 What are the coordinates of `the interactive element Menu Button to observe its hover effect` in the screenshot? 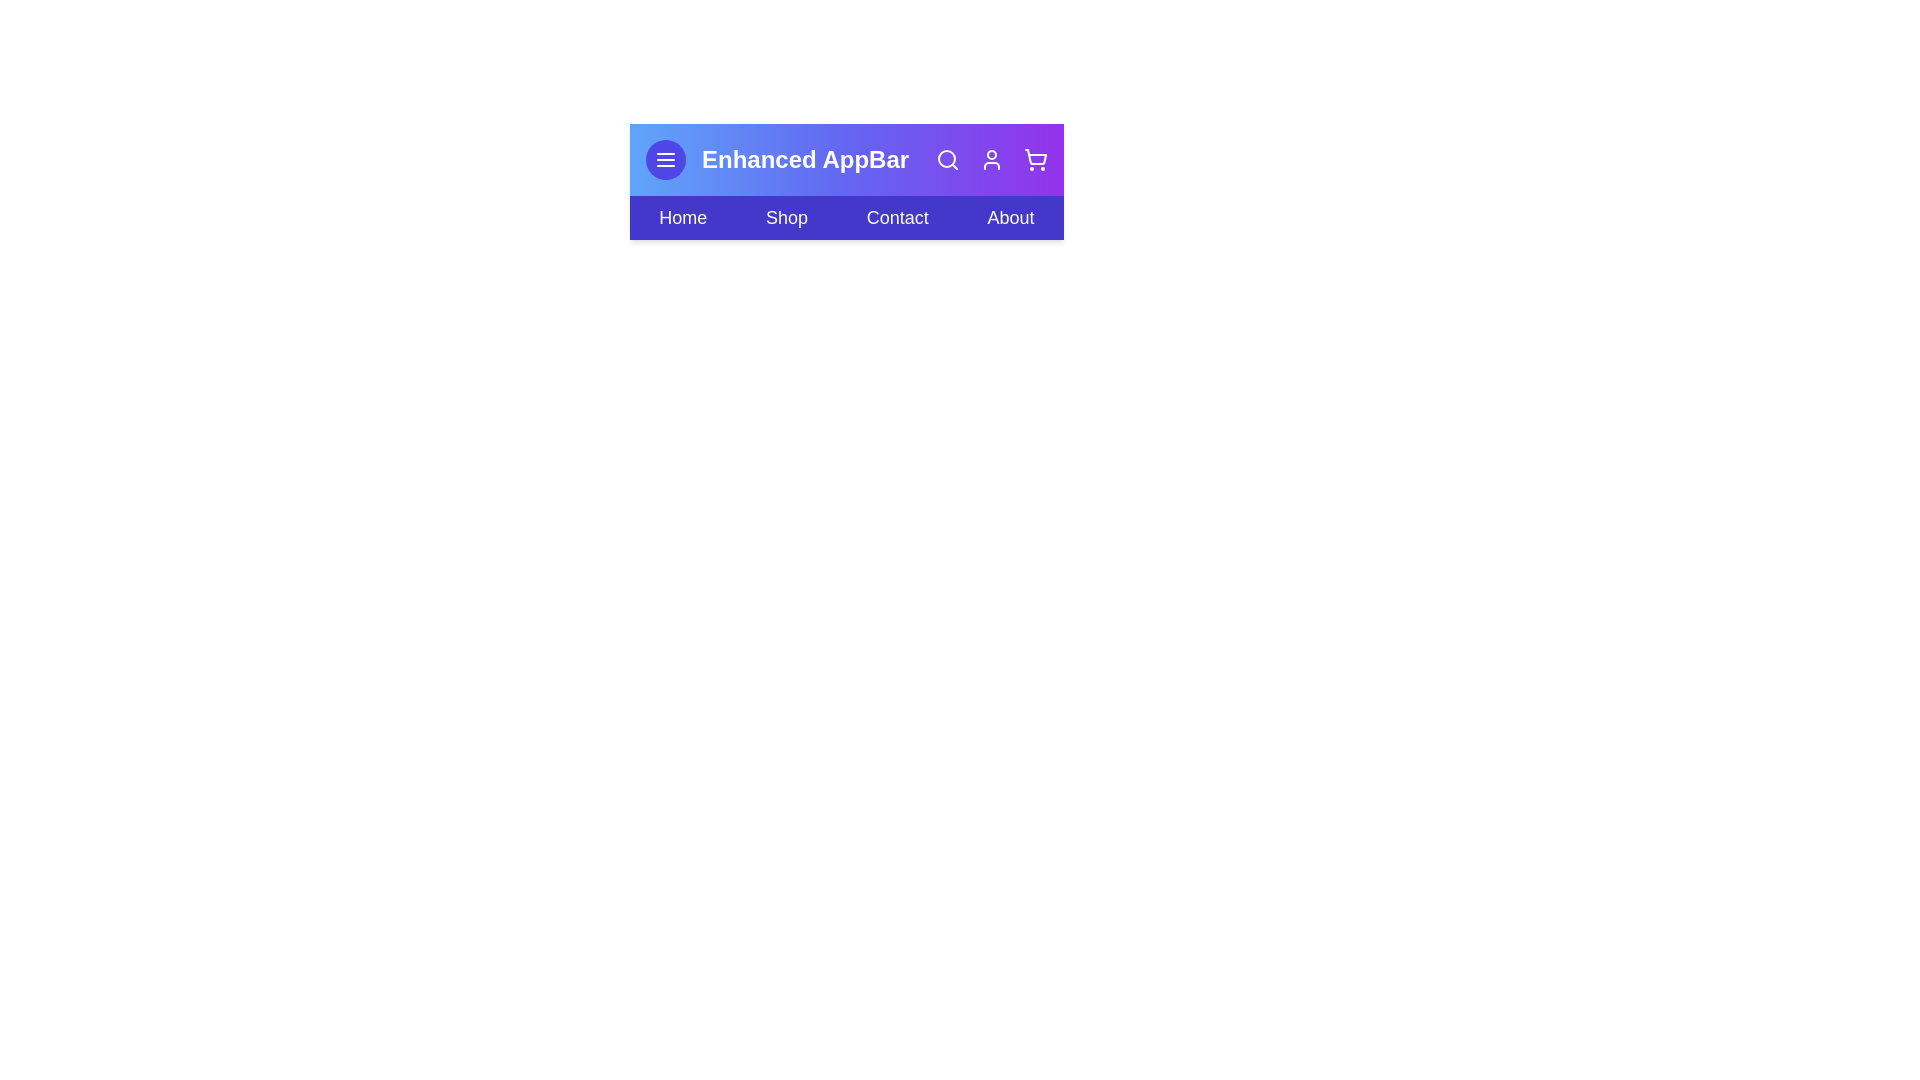 It's located at (666, 158).